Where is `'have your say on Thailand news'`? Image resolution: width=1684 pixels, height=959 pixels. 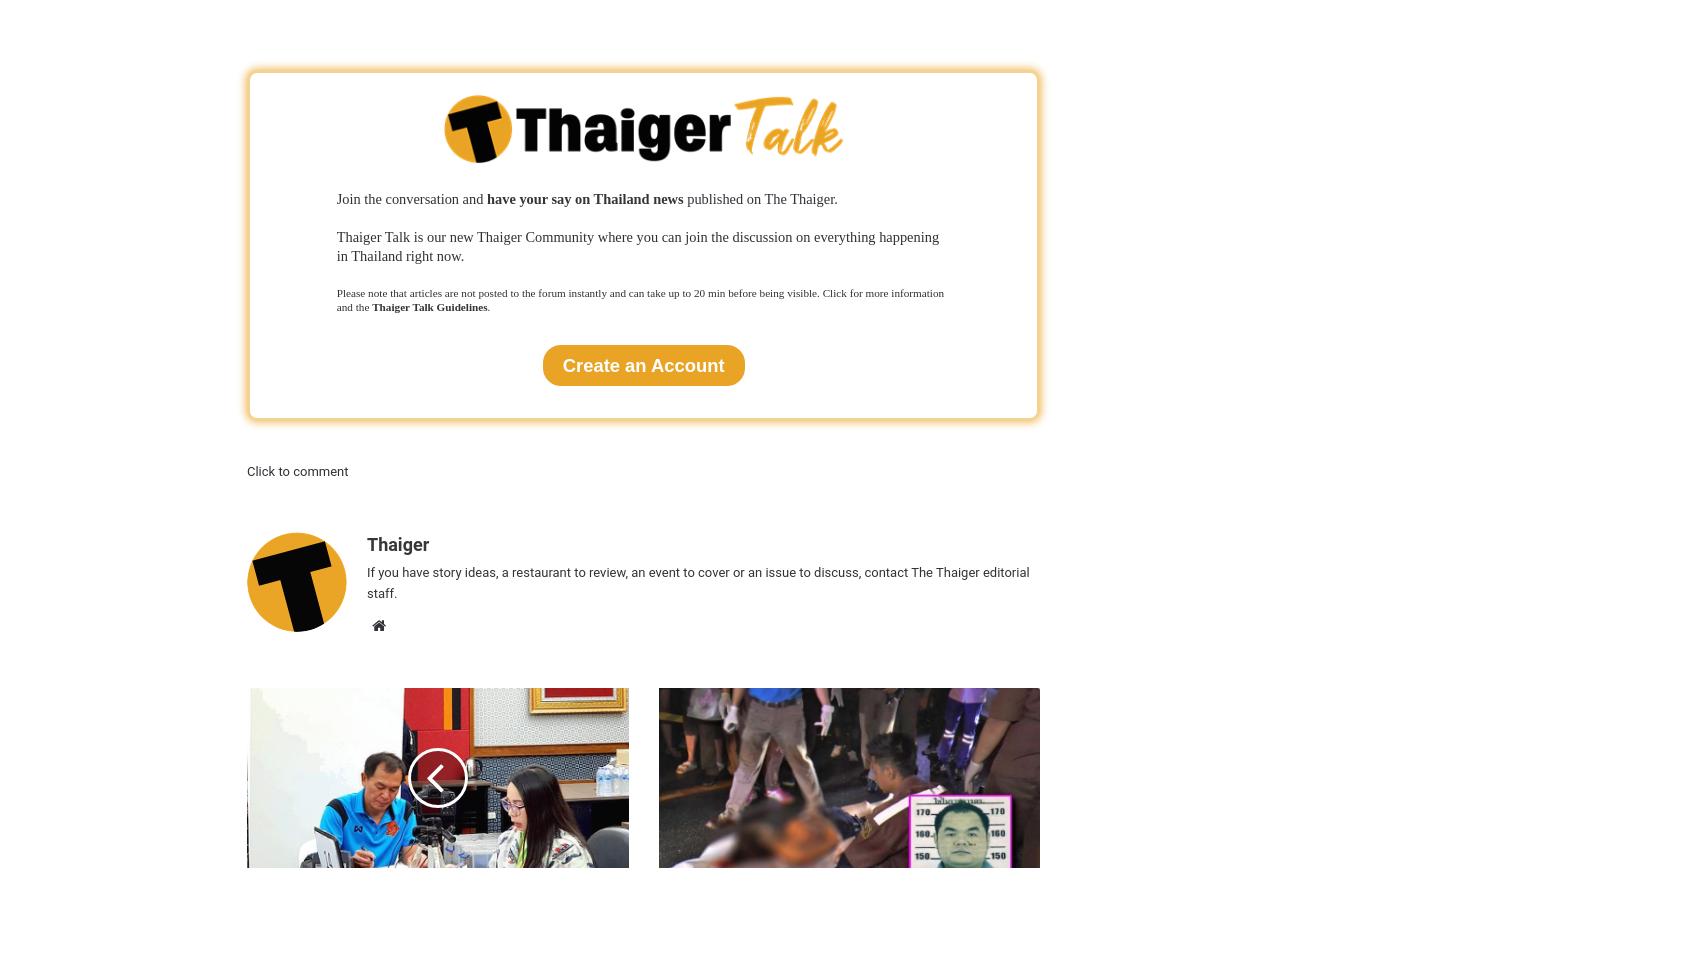 'have your say on Thailand news' is located at coordinates (584, 197).